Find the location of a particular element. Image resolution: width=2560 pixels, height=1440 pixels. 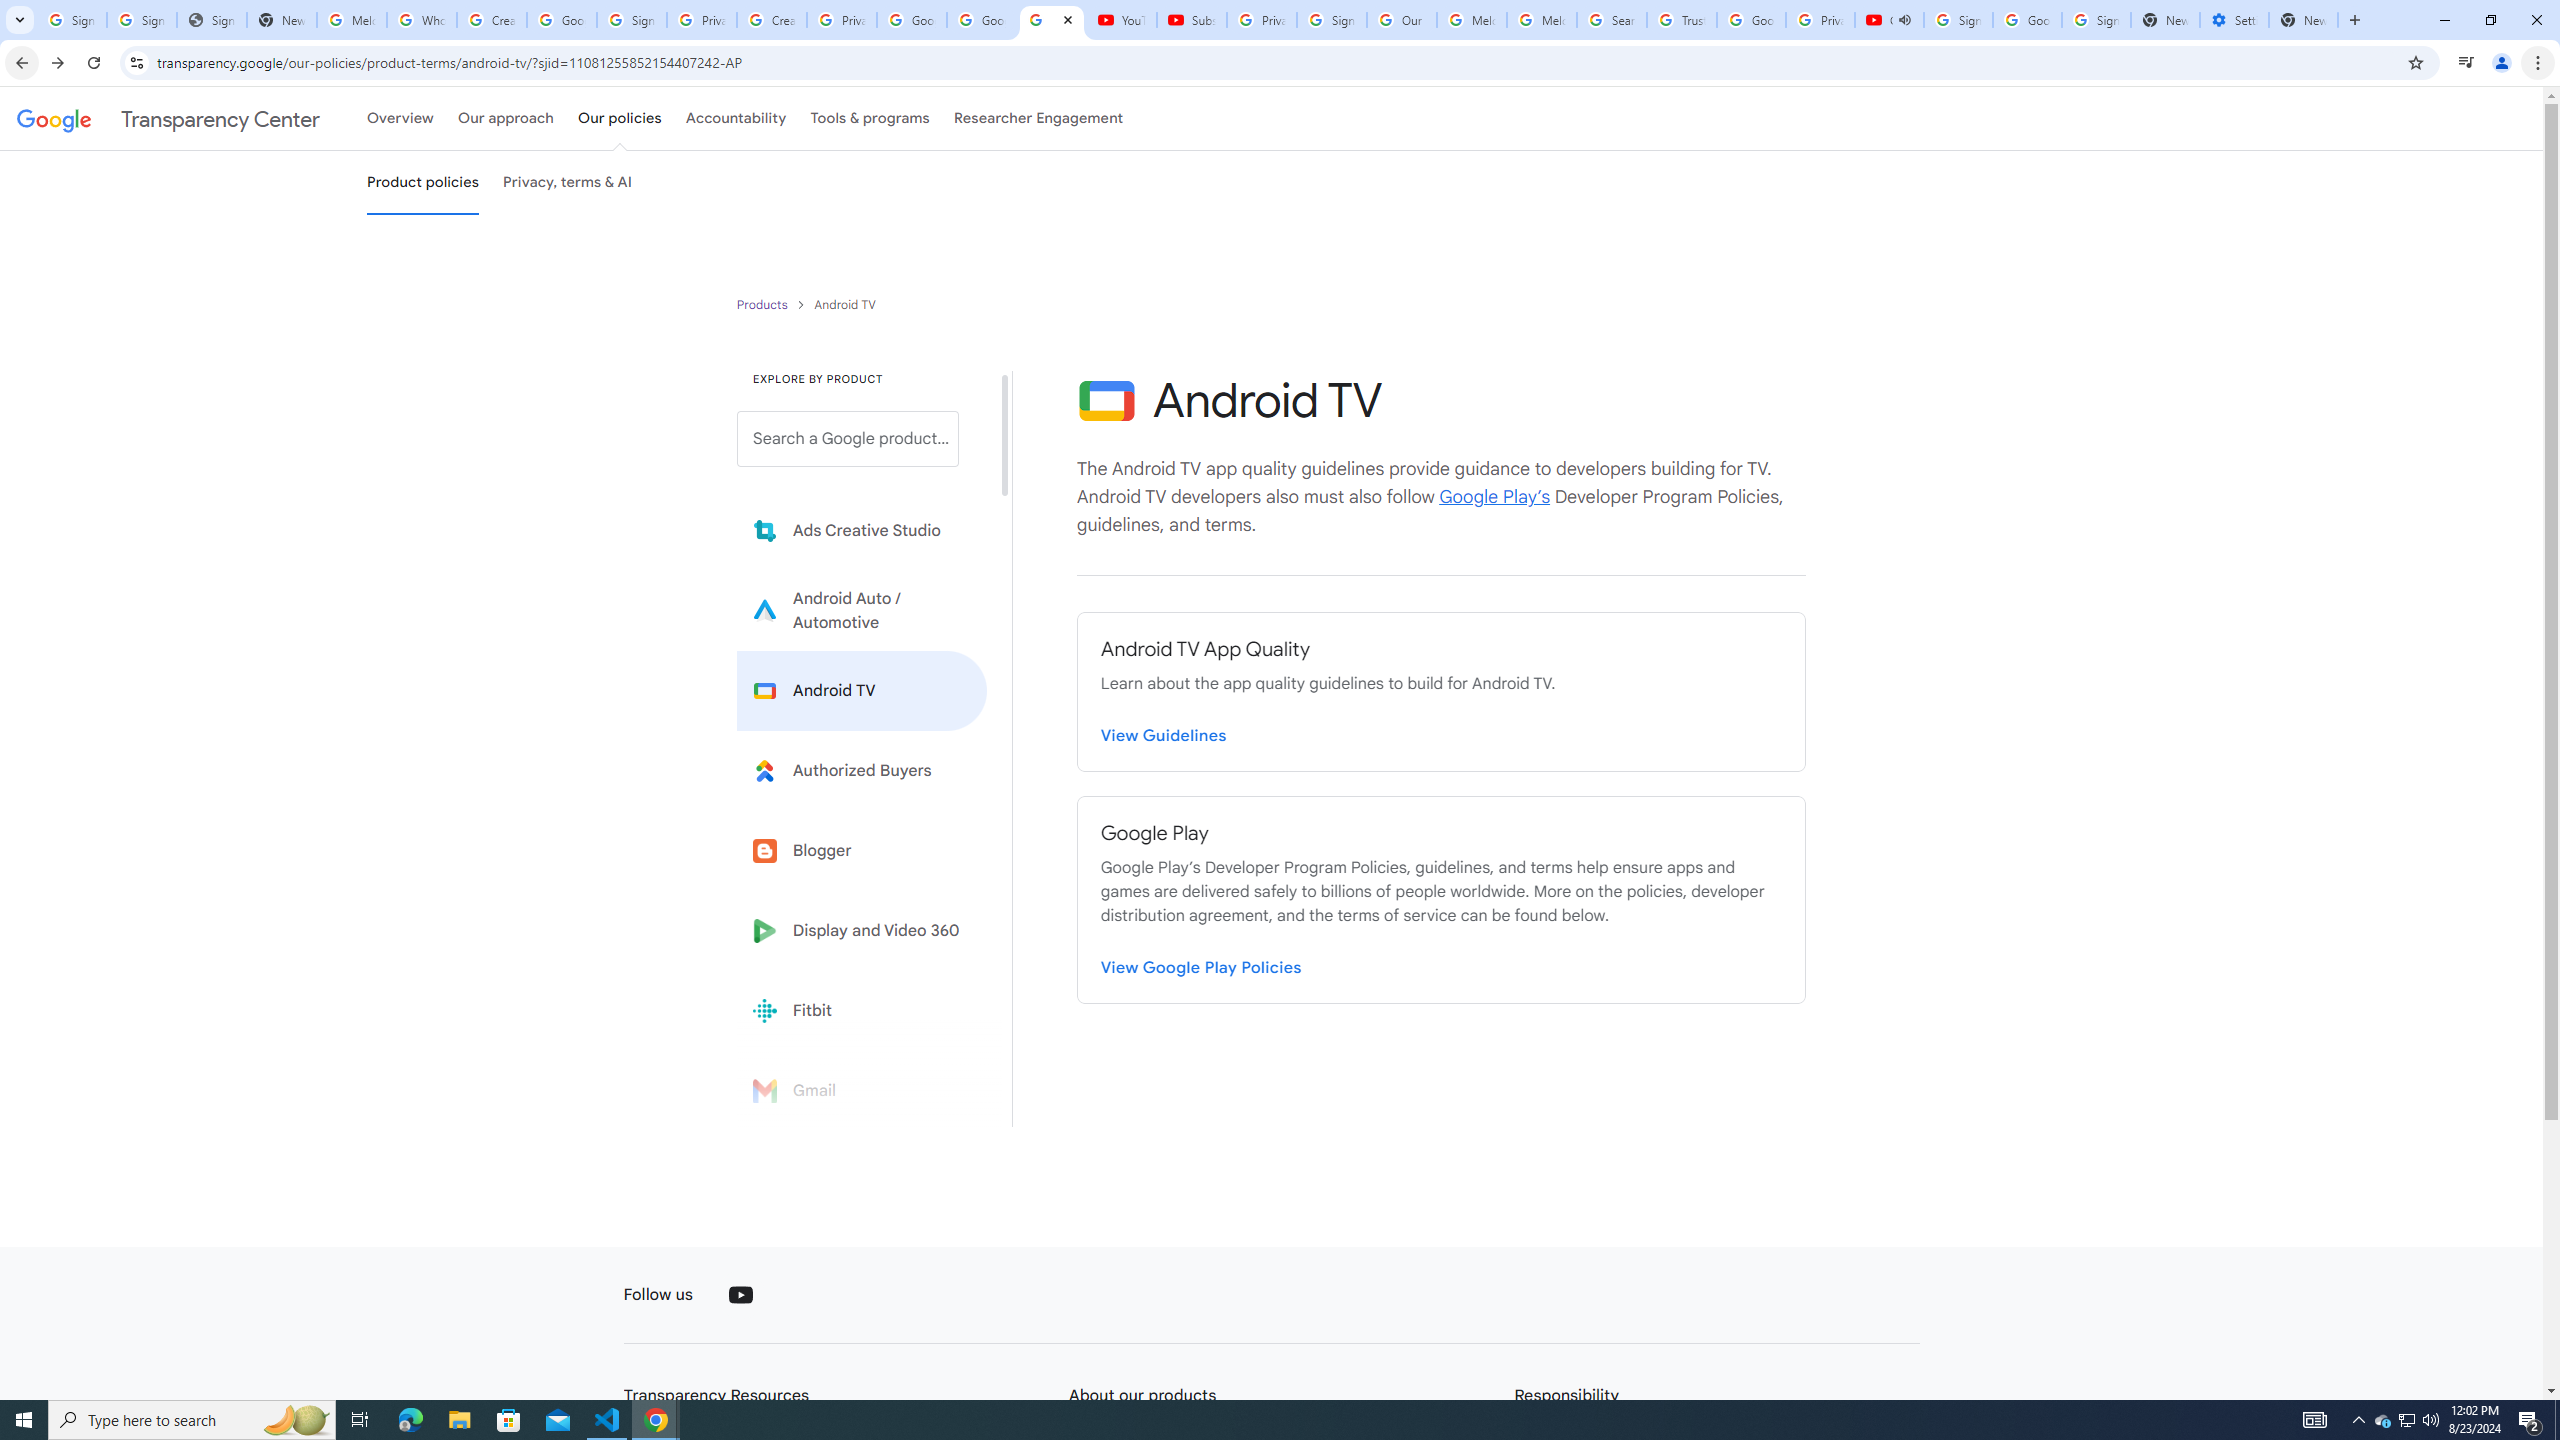

'Sign in - Google Accounts' is located at coordinates (142, 19).